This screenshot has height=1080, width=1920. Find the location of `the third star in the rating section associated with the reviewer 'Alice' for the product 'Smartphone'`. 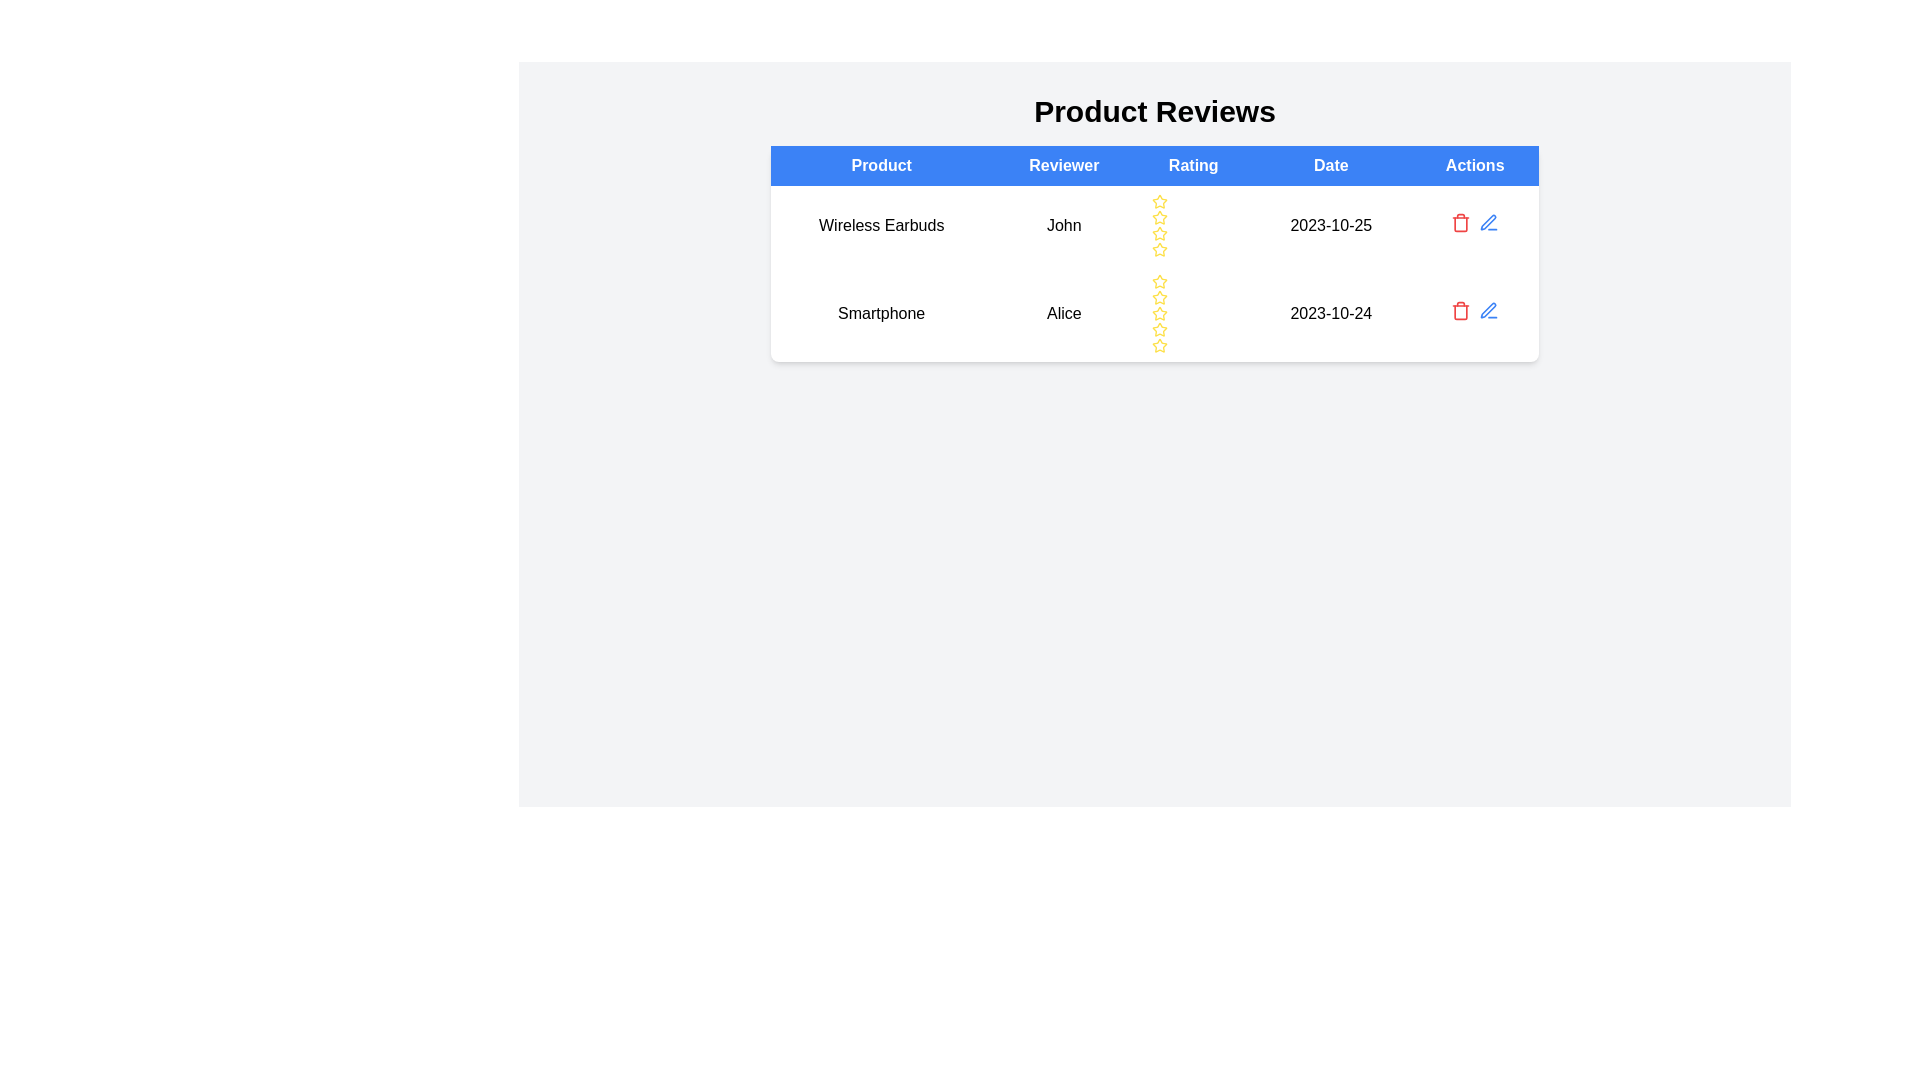

the third star in the rating section associated with the reviewer 'Alice' for the product 'Smartphone' is located at coordinates (1160, 297).